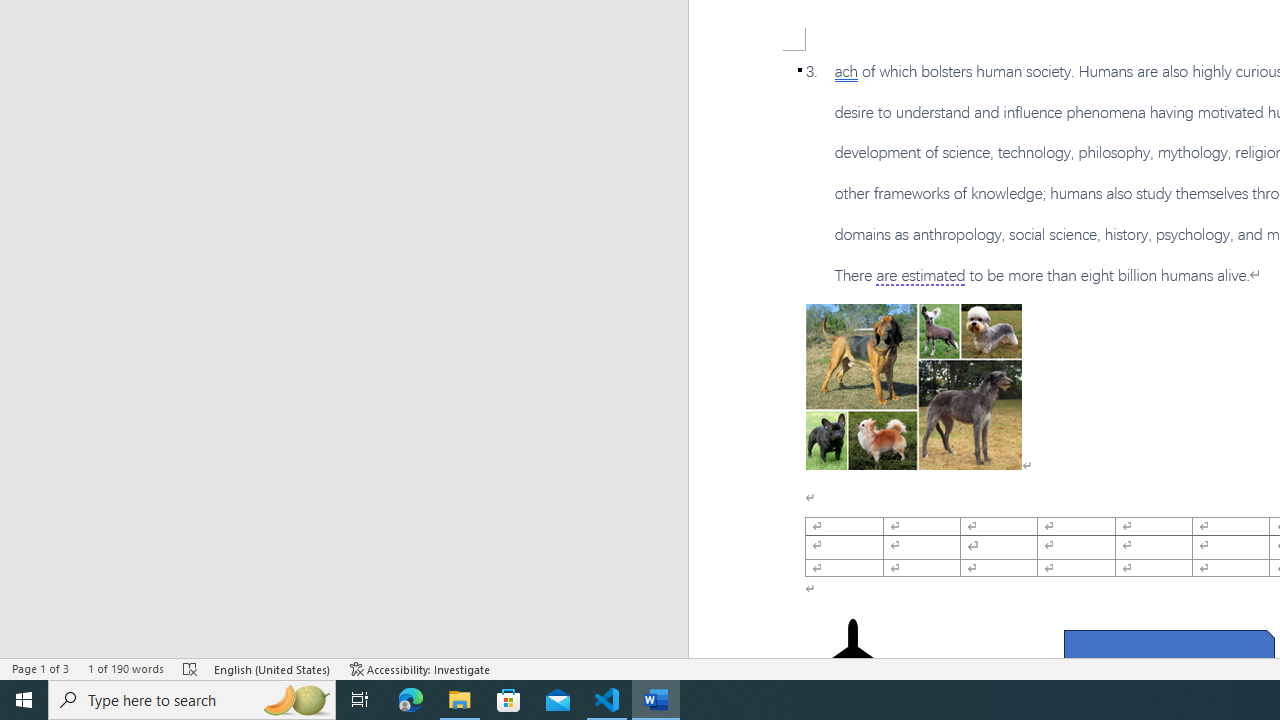 The width and height of the screenshot is (1280, 720). What do you see at coordinates (40, 669) in the screenshot?
I see `'Page Number Page 1 of 3'` at bounding box center [40, 669].